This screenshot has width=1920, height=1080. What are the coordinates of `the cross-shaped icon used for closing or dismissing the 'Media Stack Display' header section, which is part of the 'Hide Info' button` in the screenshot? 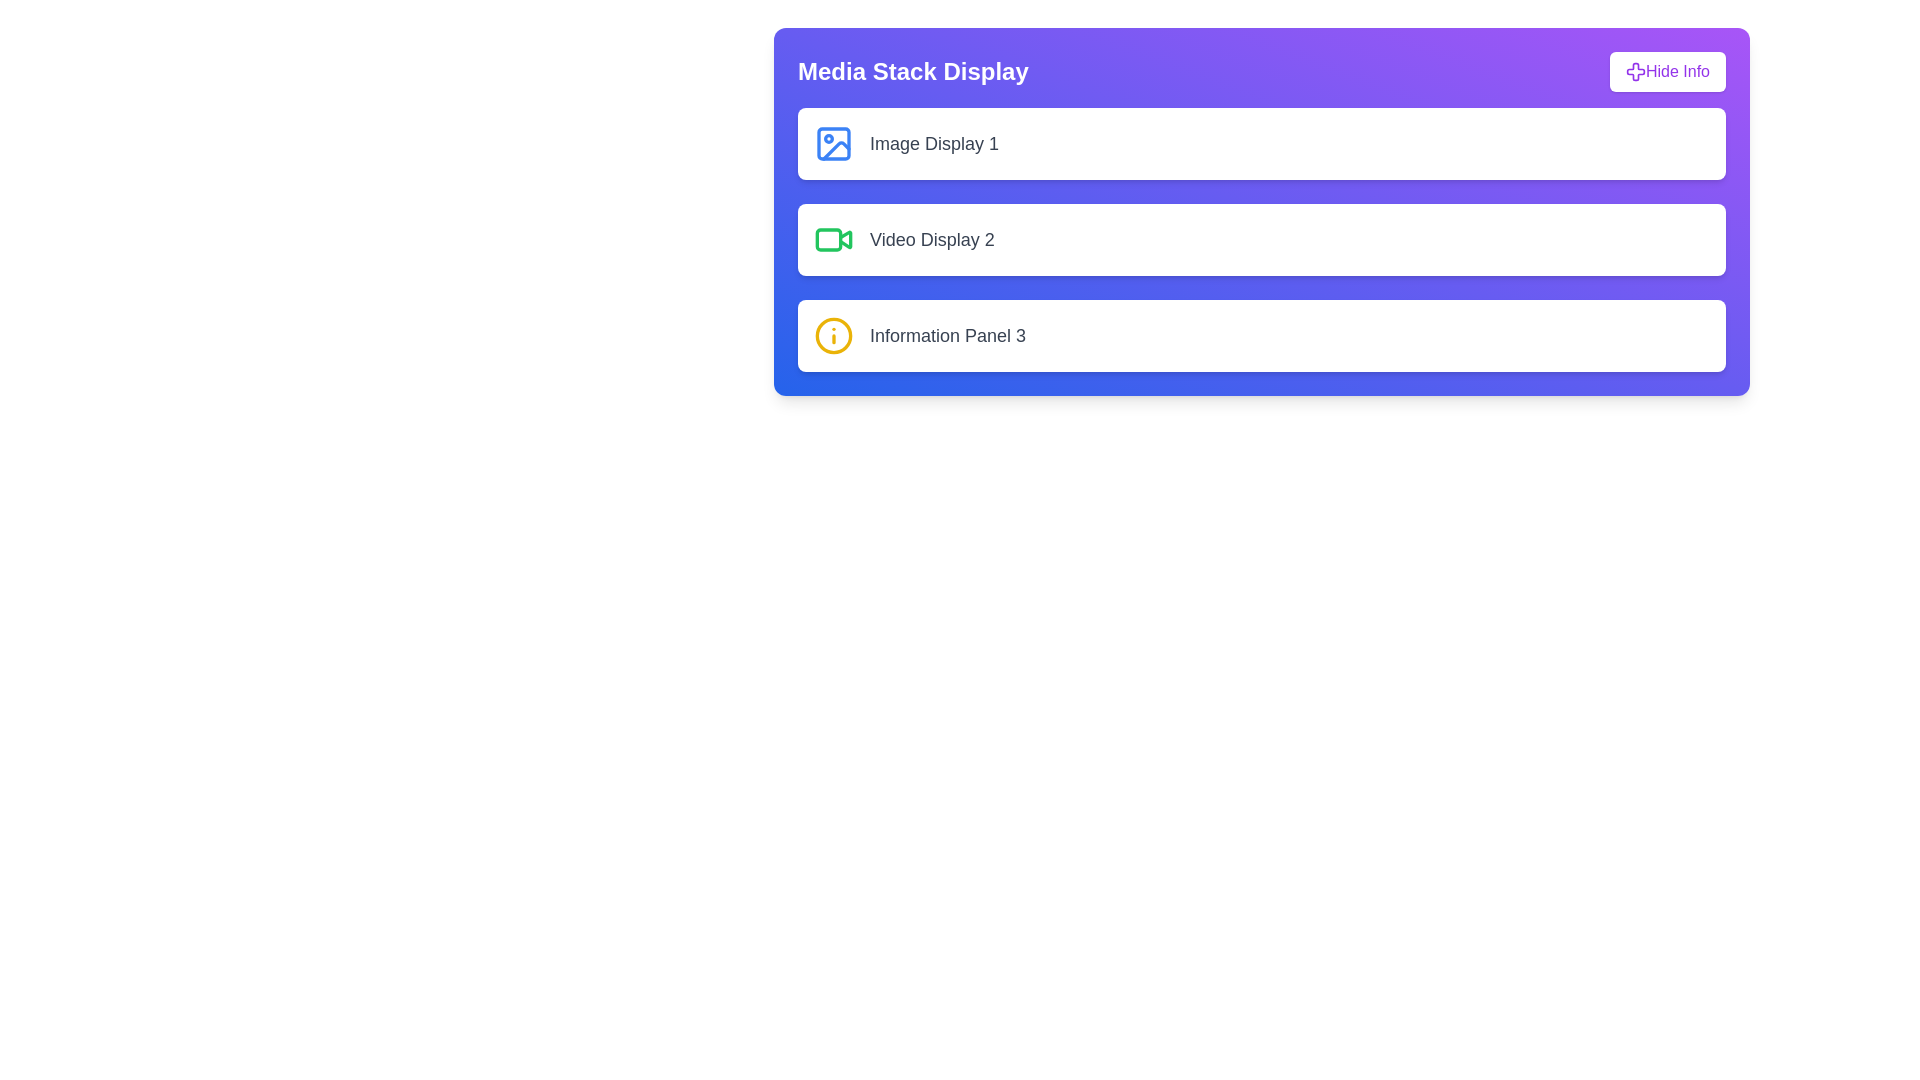 It's located at (1636, 71).